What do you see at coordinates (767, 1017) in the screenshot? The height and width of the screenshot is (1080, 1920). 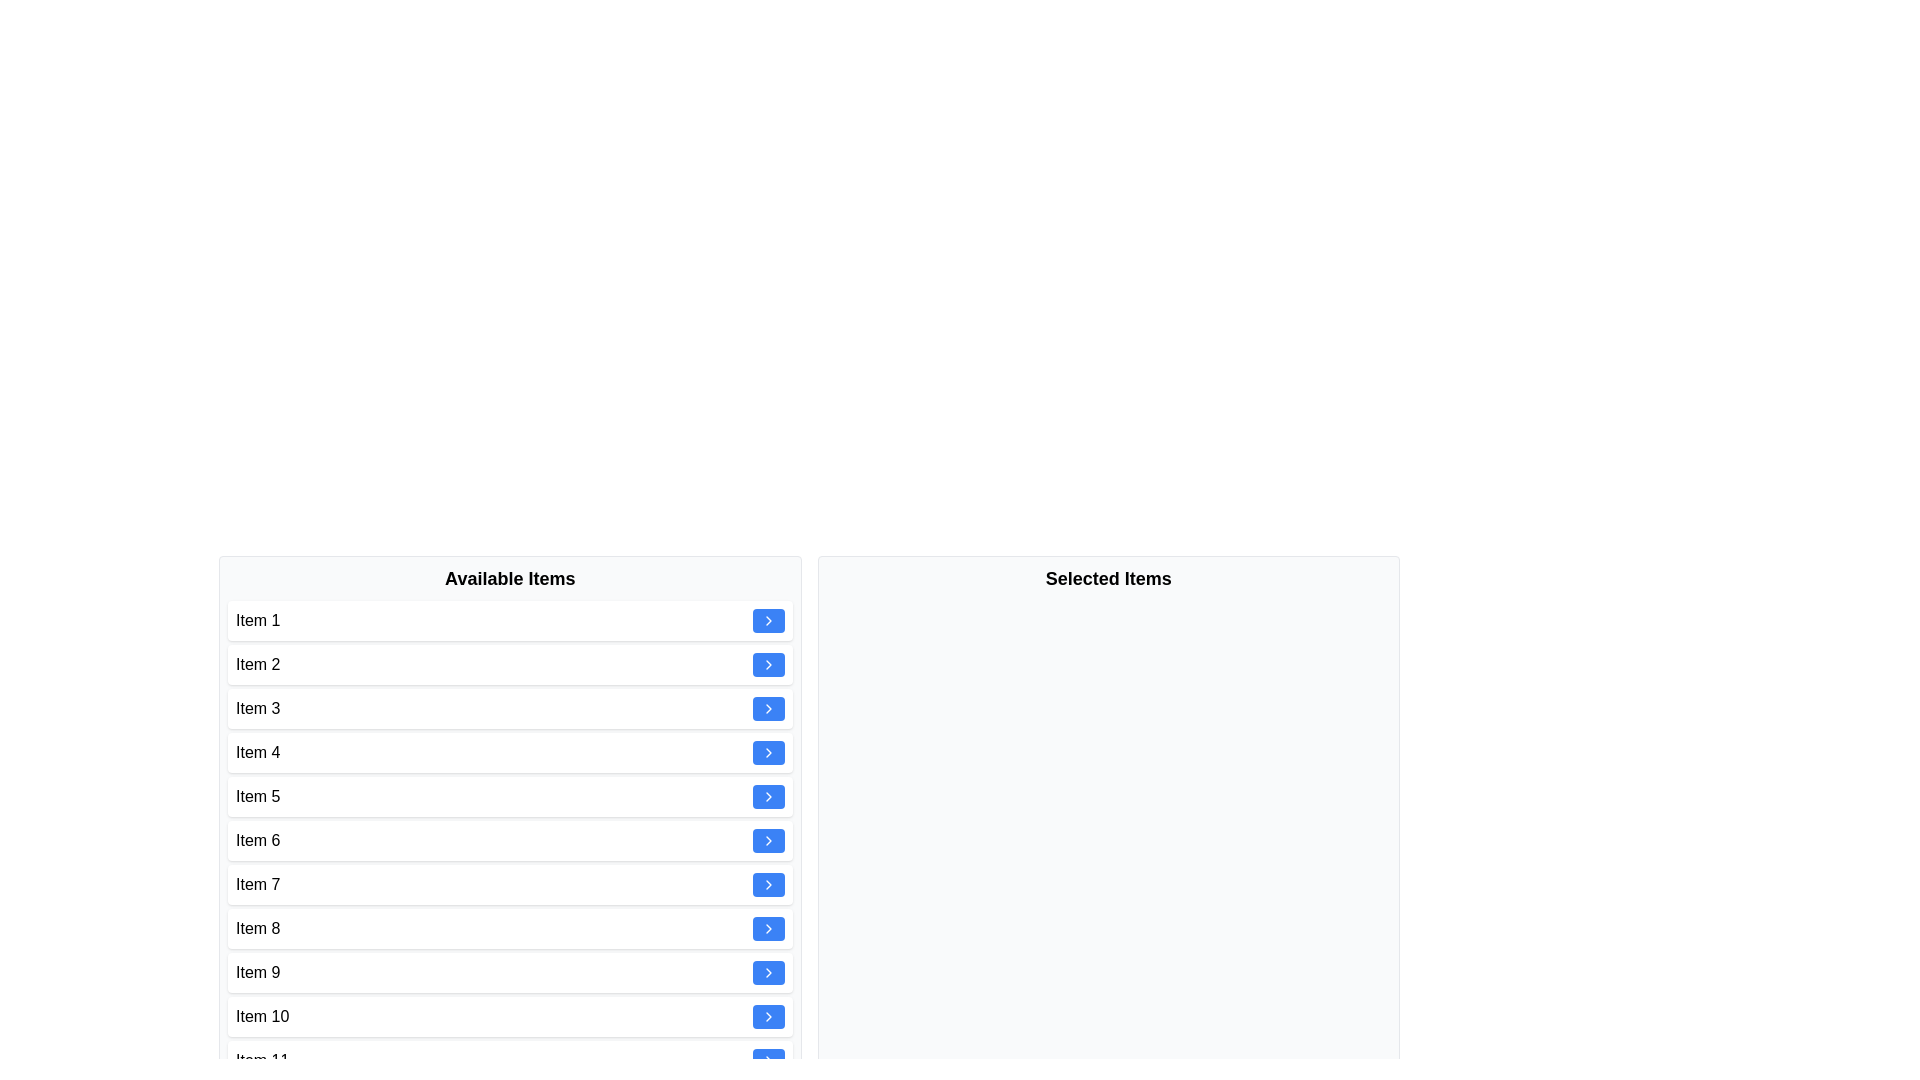 I see `the rightward chevron icon within the blue circular button in the twelfth row of the 'Available Items' list` at bounding box center [767, 1017].